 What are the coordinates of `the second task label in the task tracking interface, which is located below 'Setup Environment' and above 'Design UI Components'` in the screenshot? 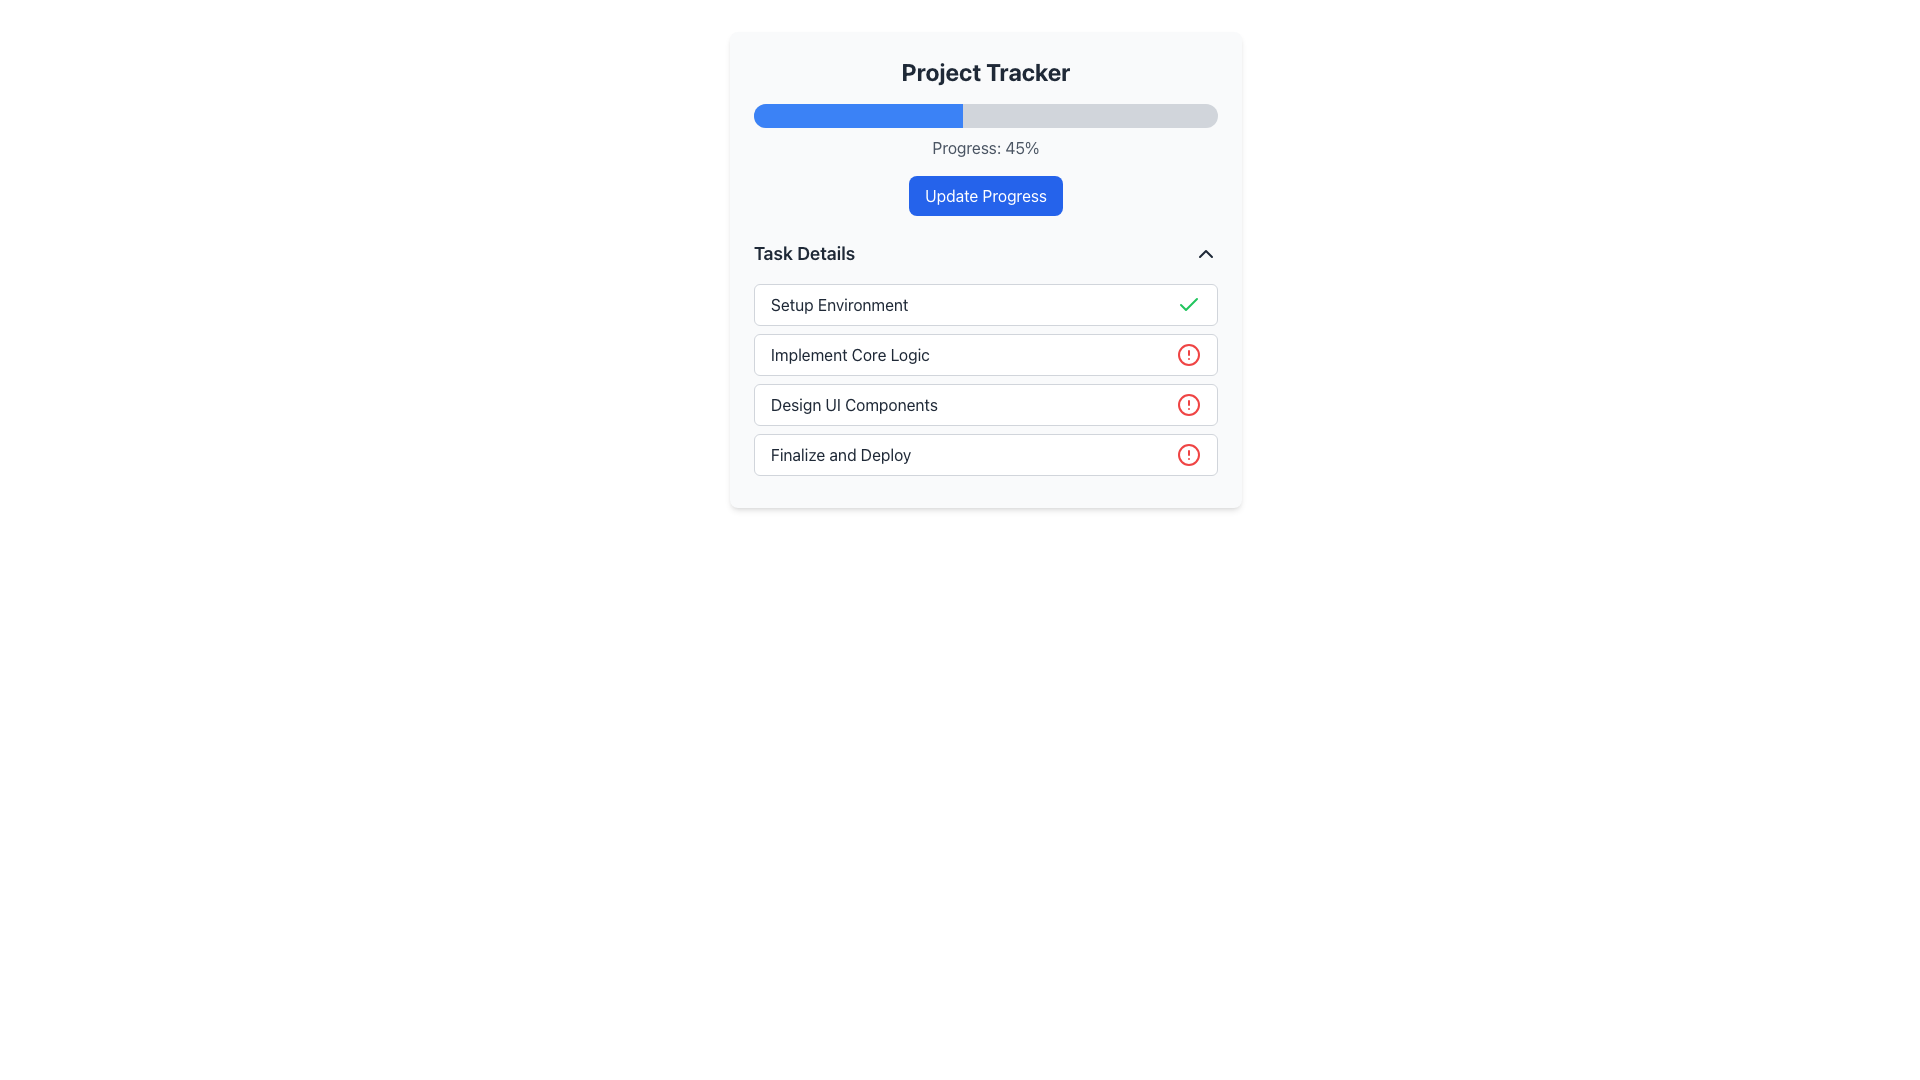 It's located at (850, 353).